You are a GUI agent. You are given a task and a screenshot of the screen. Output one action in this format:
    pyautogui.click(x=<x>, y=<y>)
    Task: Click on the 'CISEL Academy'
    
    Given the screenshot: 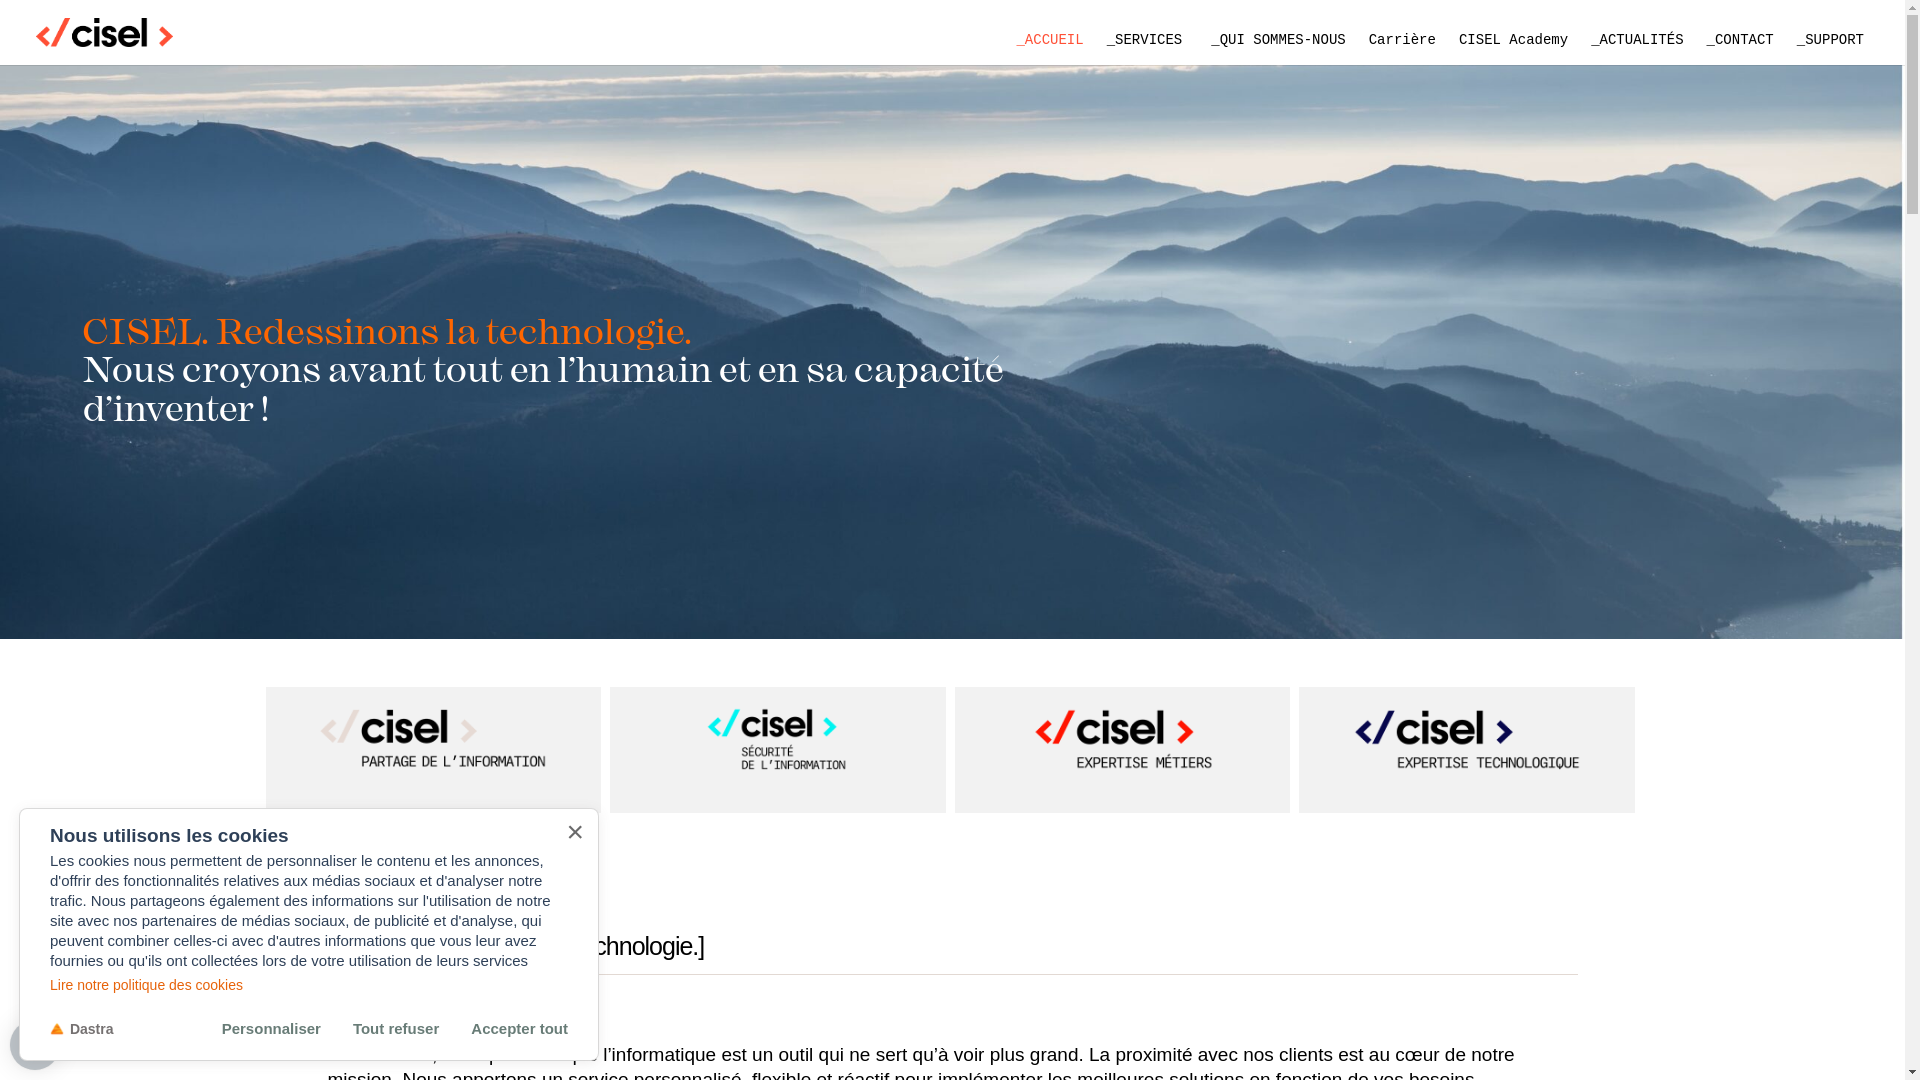 What is the action you would take?
    pyautogui.click(x=1513, y=39)
    